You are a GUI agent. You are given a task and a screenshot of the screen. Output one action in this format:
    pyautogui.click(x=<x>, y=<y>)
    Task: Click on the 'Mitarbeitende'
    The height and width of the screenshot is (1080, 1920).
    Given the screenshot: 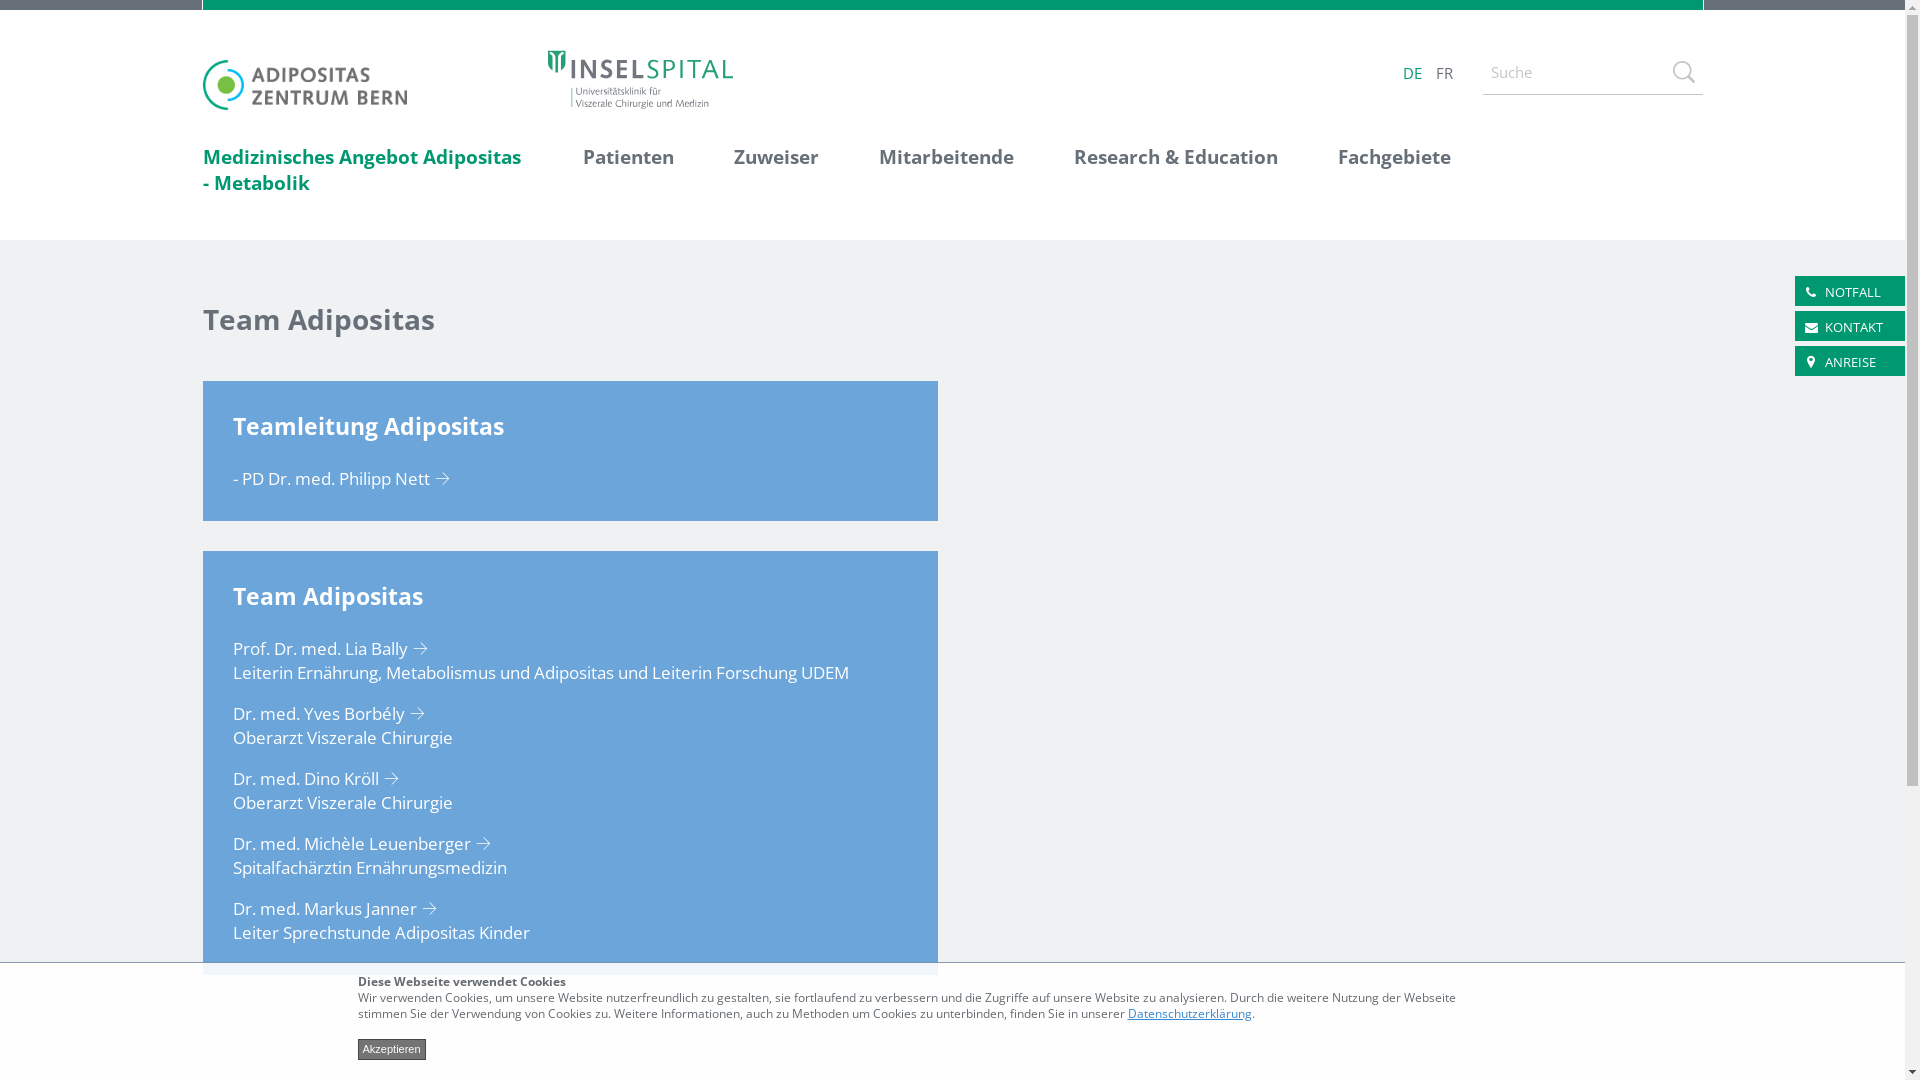 What is the action you would take?
    pyautogui.click(x=944, y=171)
    